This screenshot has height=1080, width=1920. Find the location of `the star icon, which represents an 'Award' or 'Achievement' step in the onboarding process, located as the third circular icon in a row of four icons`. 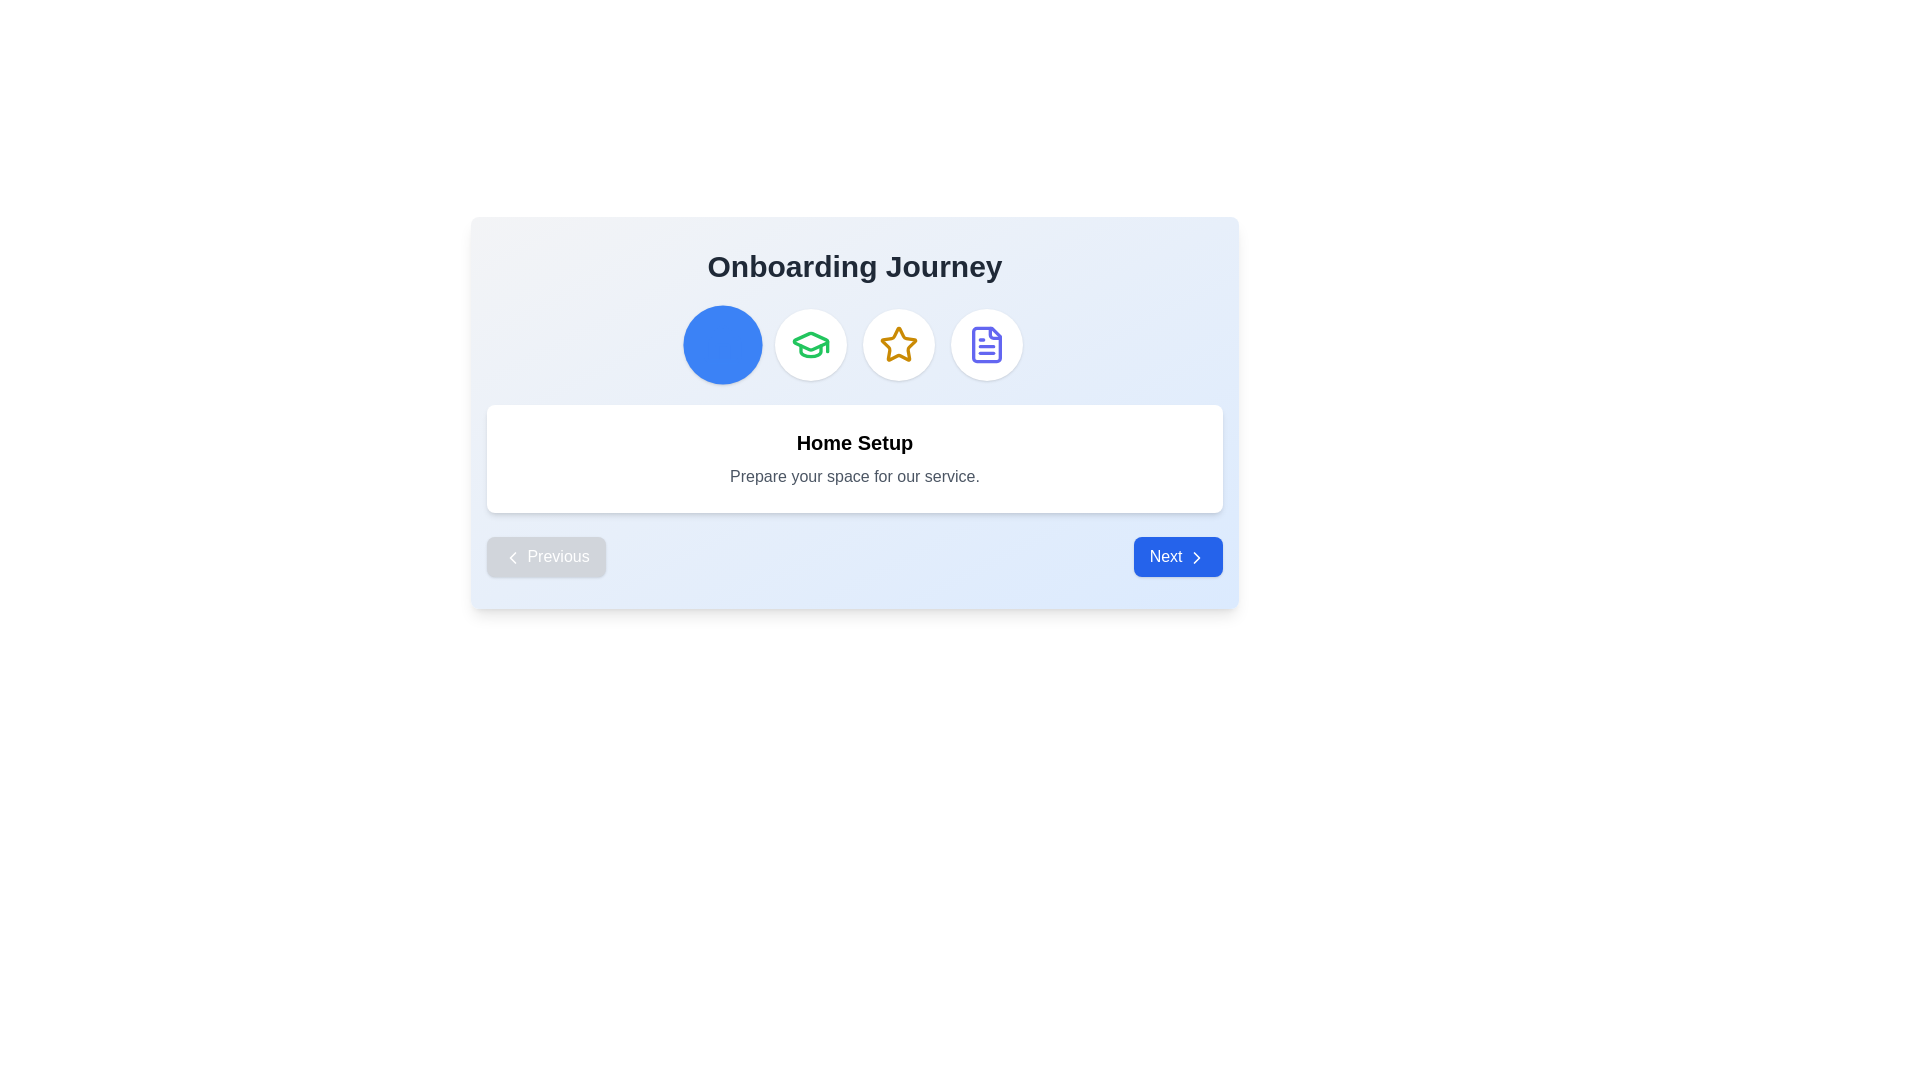

the star icon, which represents an 'Award' or 'Achievement' step in the onboarding process, located as the third circular icon in a row of four icons is located at coordinates (897, 343).